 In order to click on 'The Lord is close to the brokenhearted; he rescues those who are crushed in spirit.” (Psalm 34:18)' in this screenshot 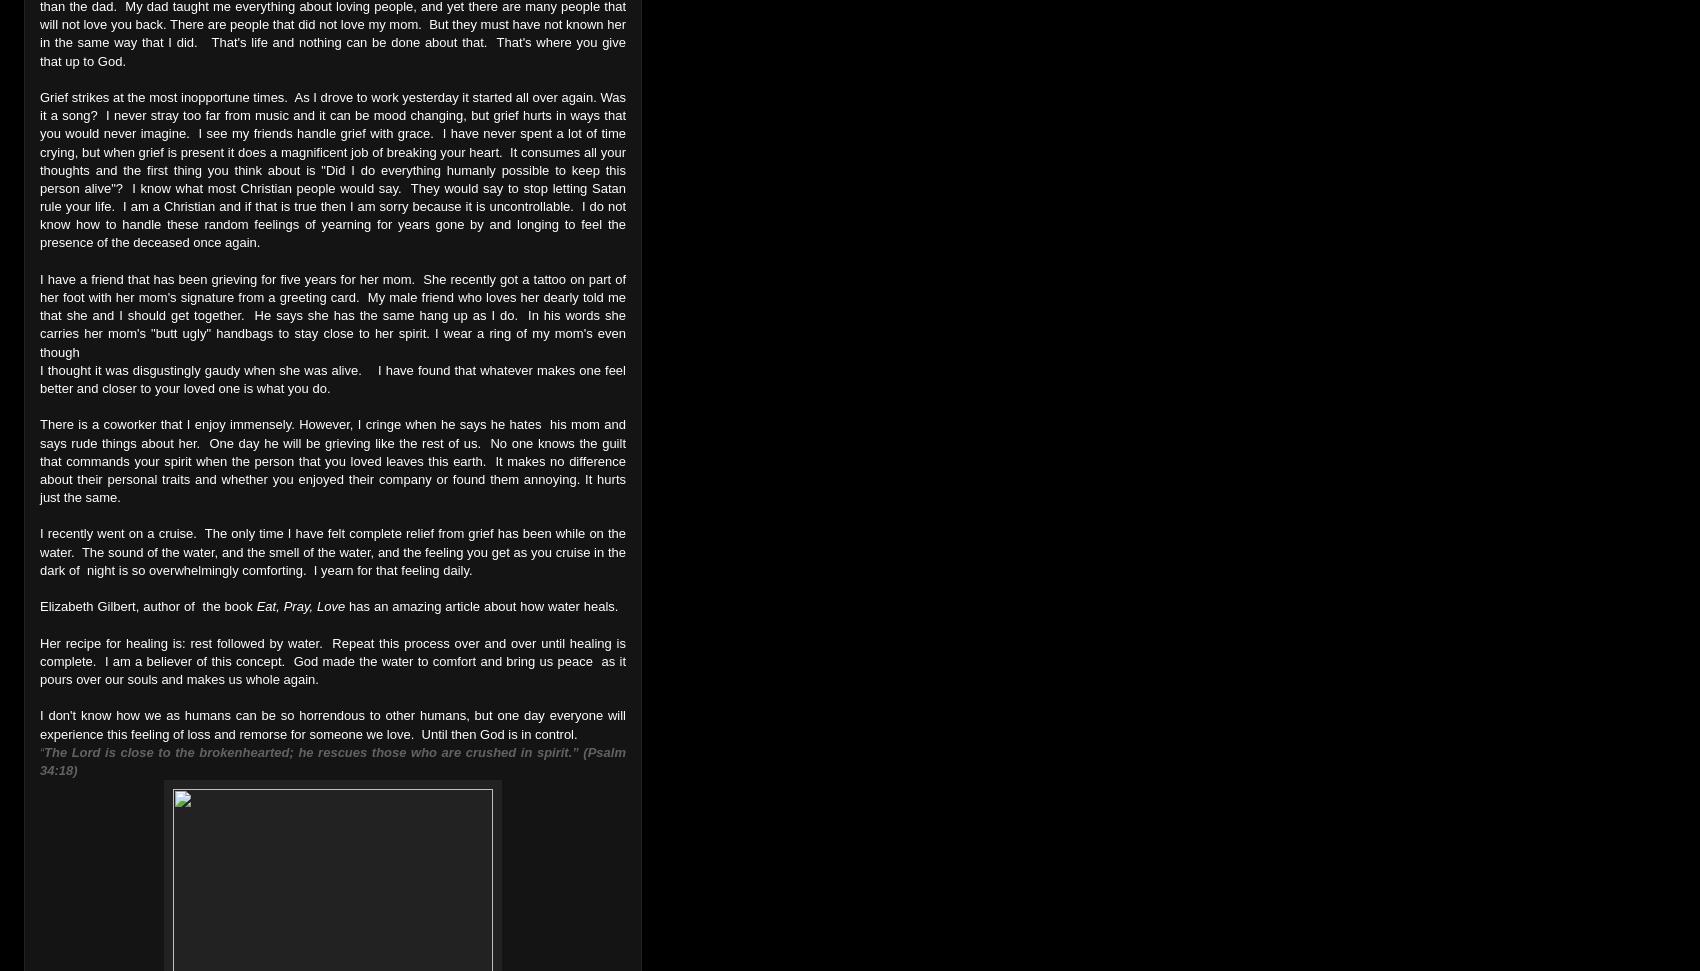, I will do `click(332, 760)`.